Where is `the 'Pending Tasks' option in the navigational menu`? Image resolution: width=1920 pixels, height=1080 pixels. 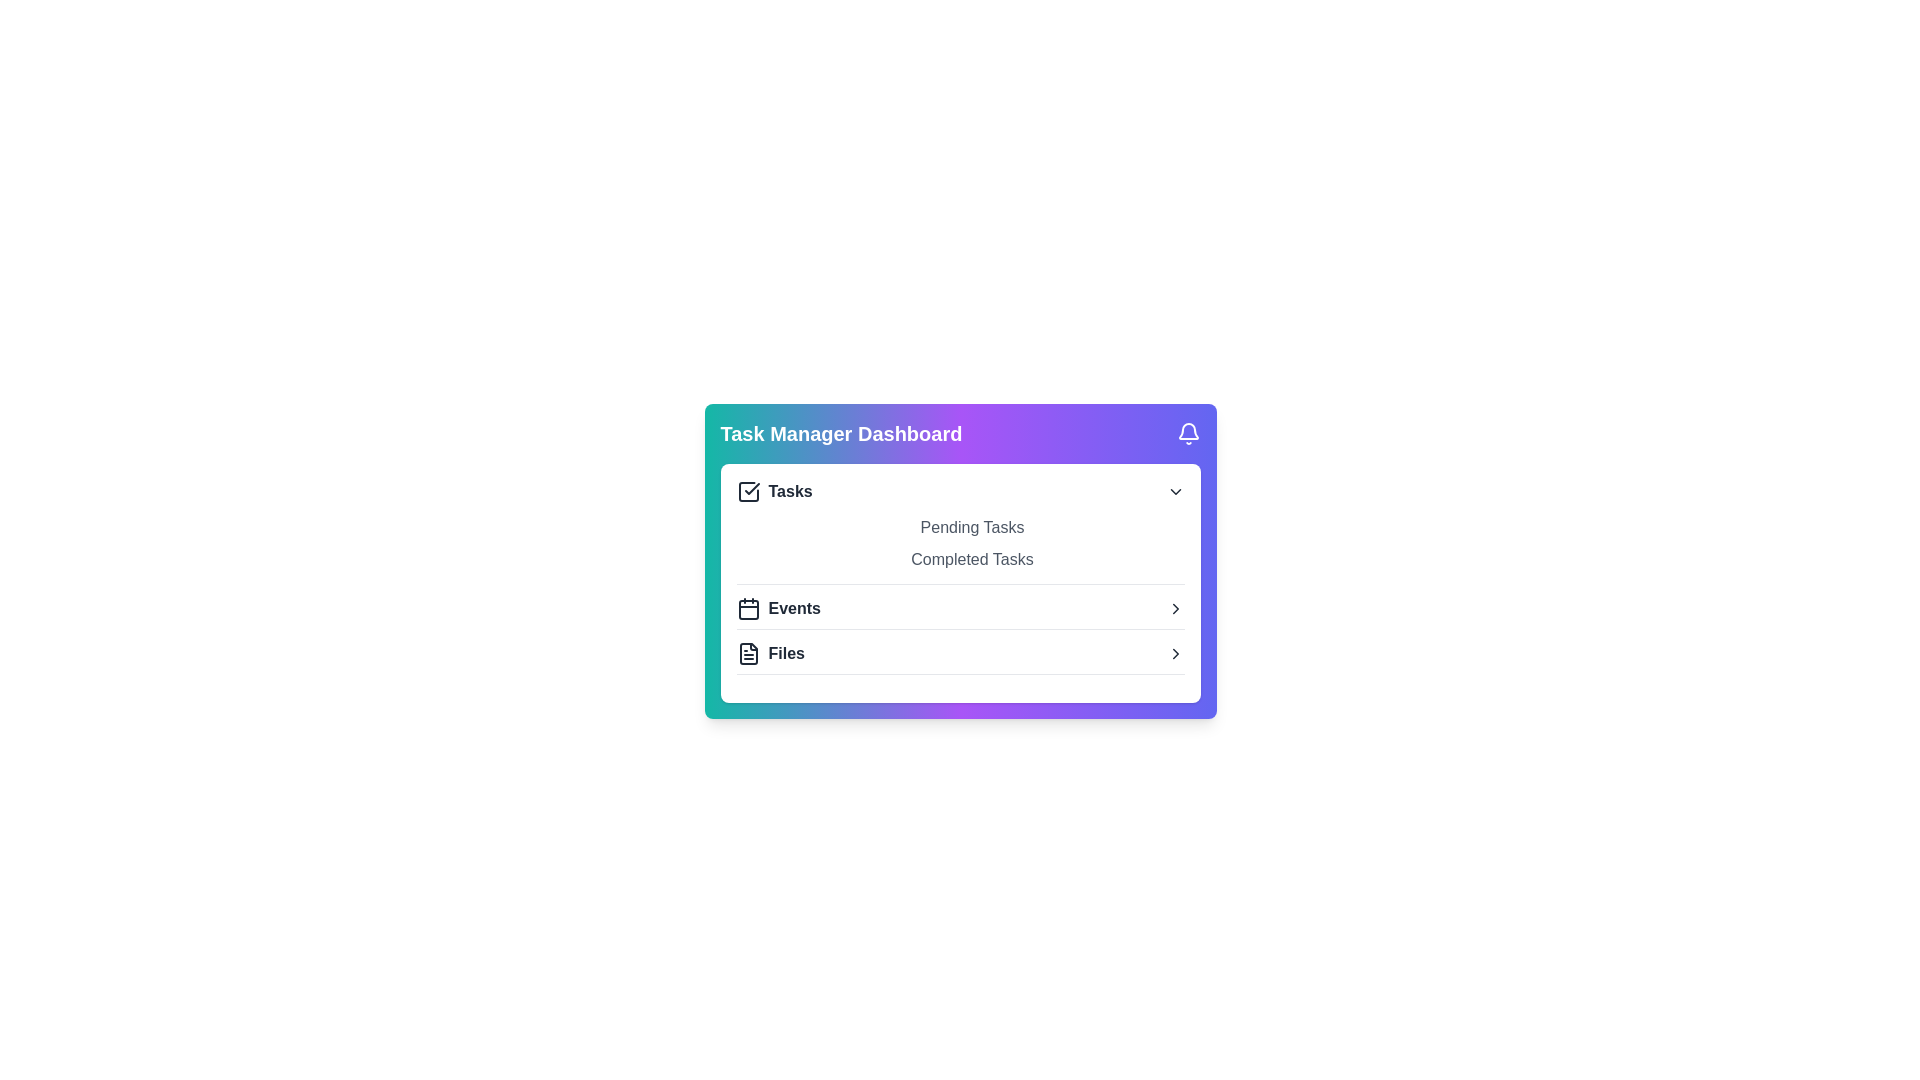 the 'Pending Tasks' option in the navigational menu is located at coordinates (960, 543).